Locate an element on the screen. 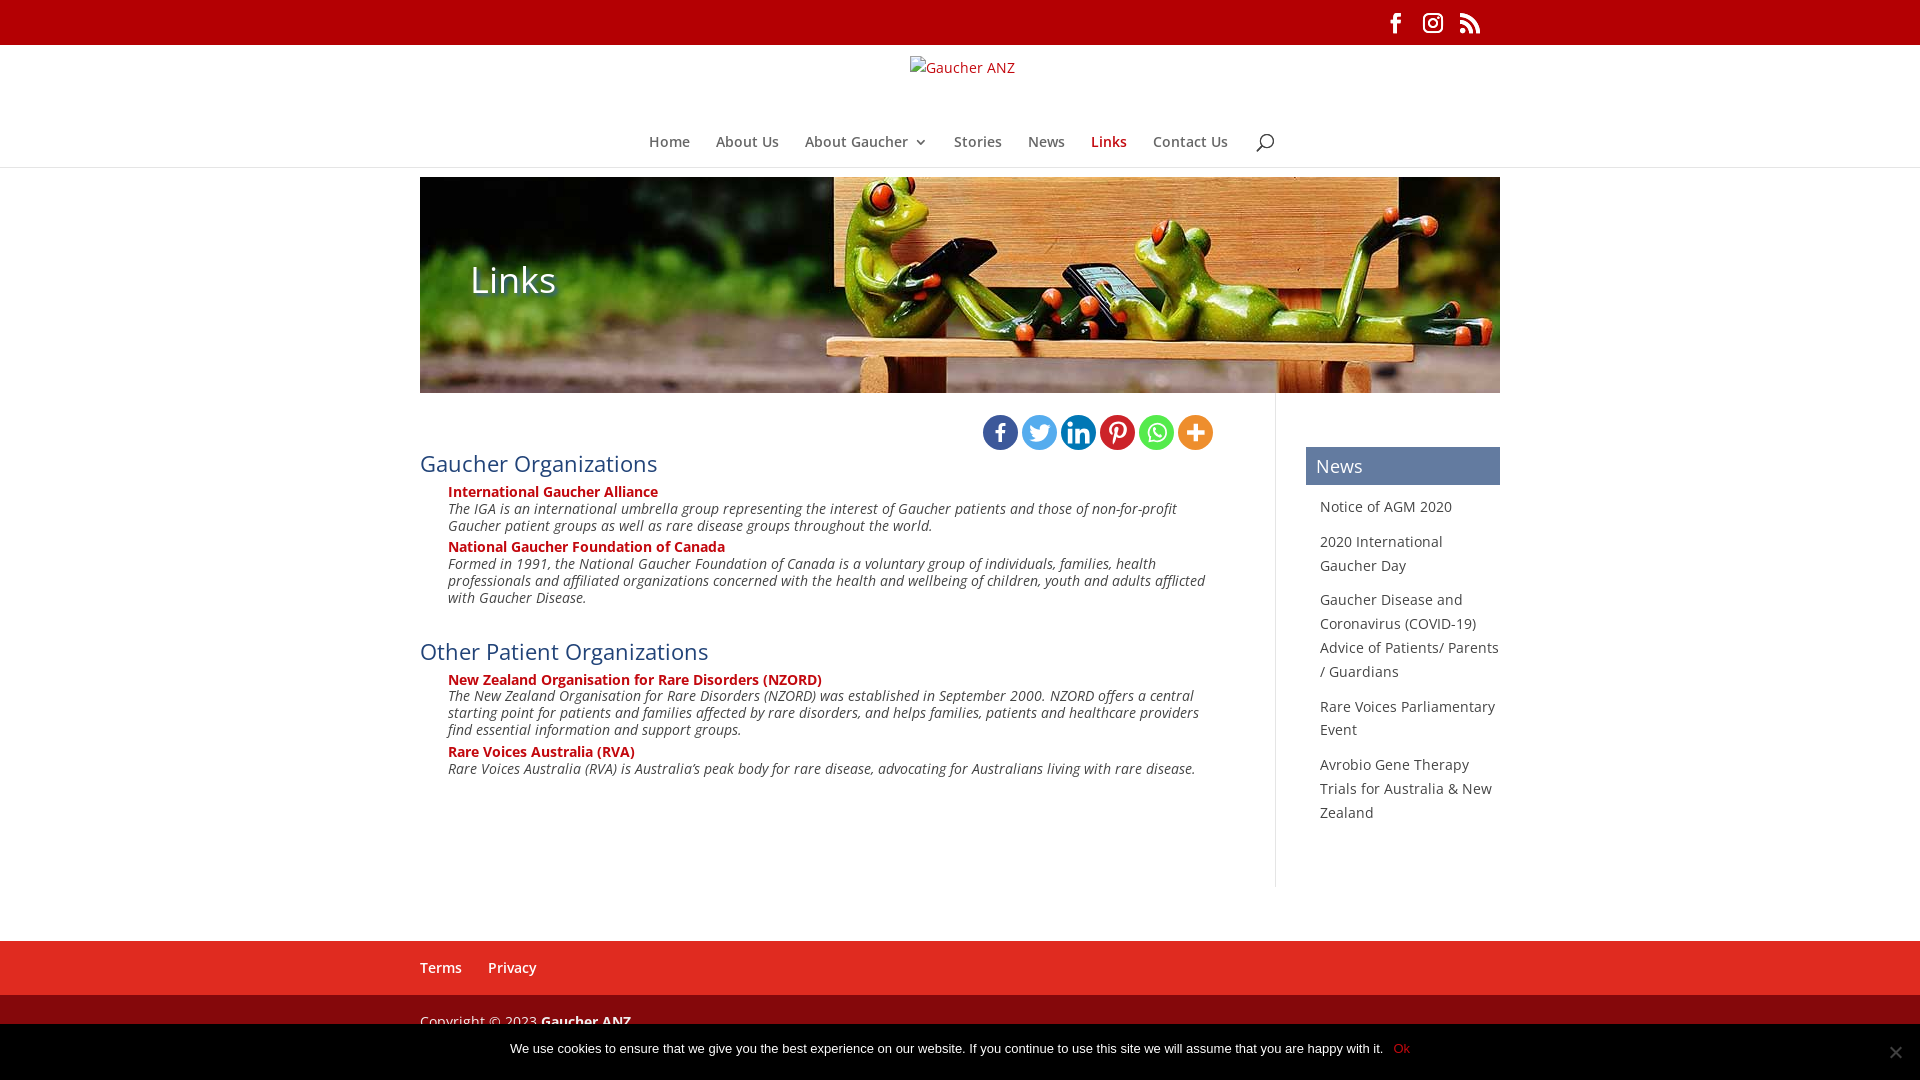 The image size is (1920, 1080). 'News' is located at coordinates (1045, 149).